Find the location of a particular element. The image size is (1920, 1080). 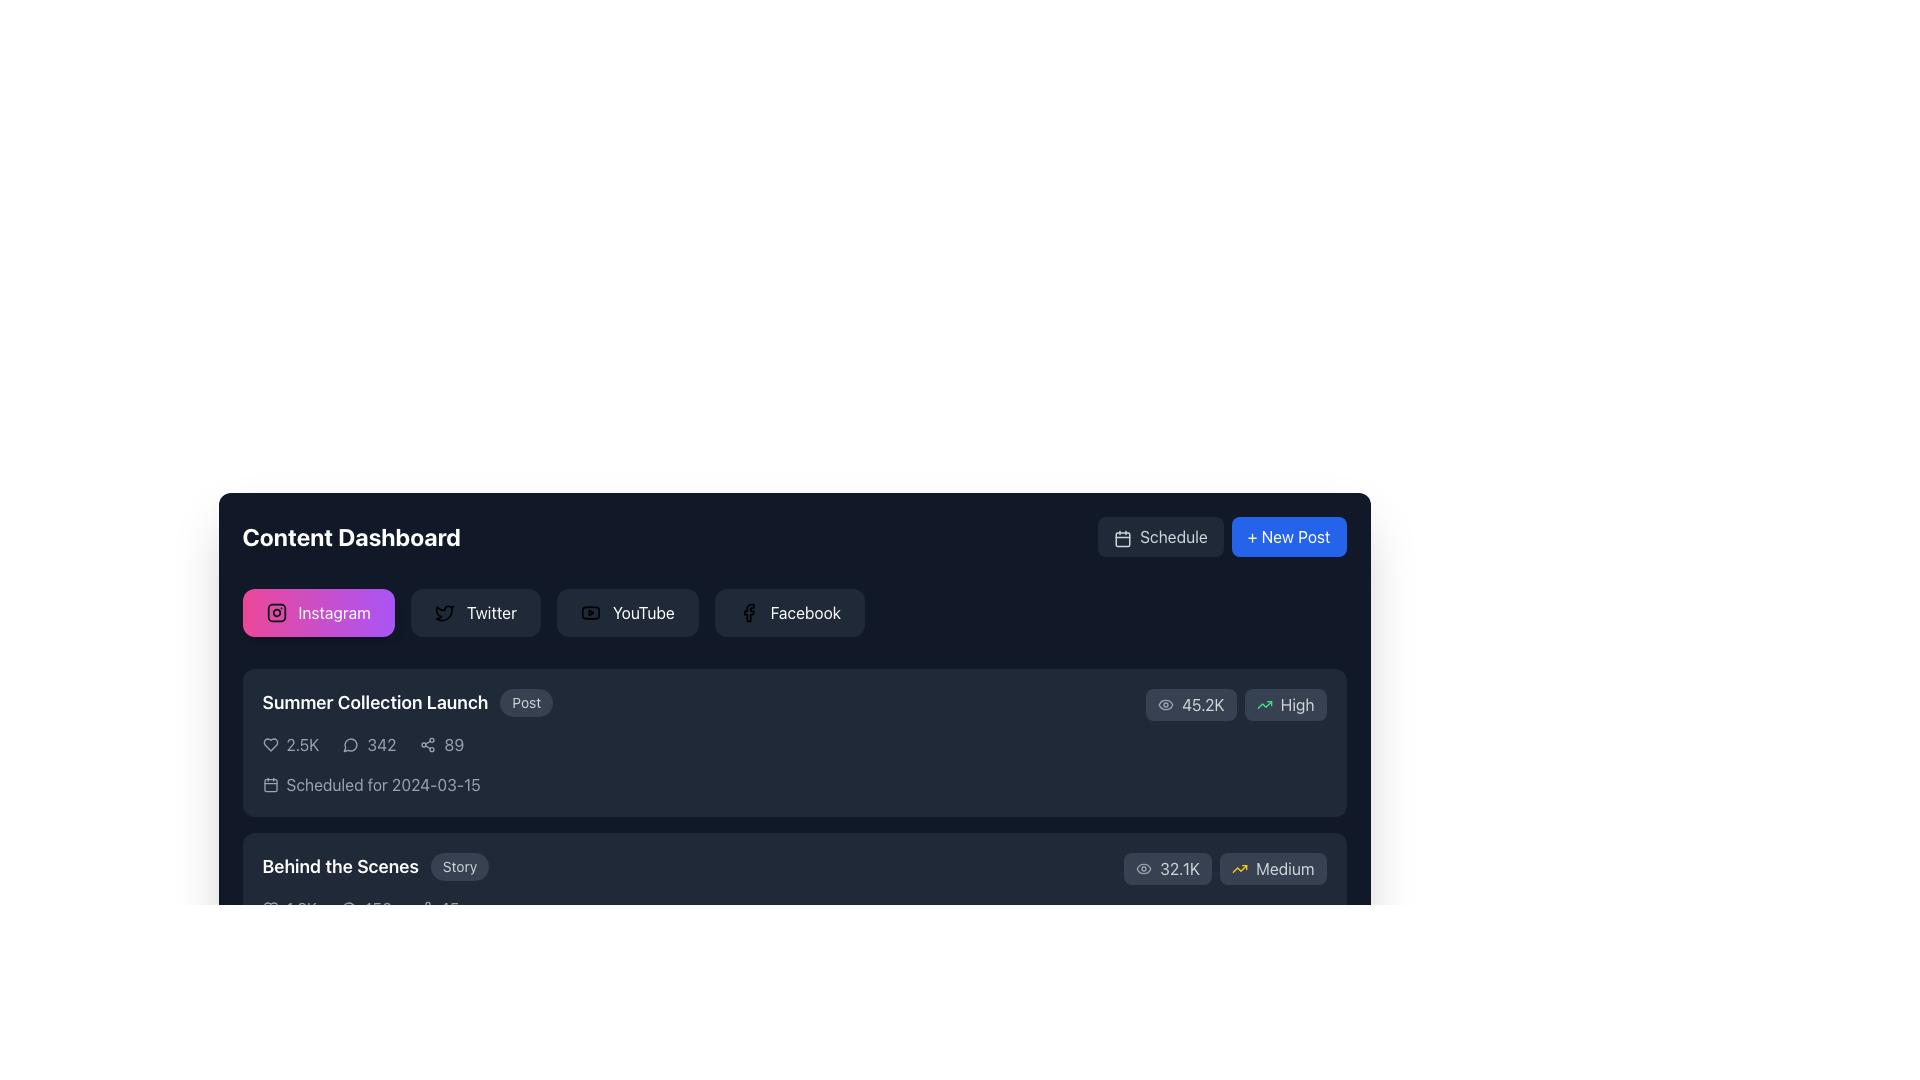

the eye icon that indicates visibility or view counts, which is the leftmost feature of a rectangular button with rounded corners and a dark gray background, adjacent to the text '32.1K' is located at coordinates (1144, 867).